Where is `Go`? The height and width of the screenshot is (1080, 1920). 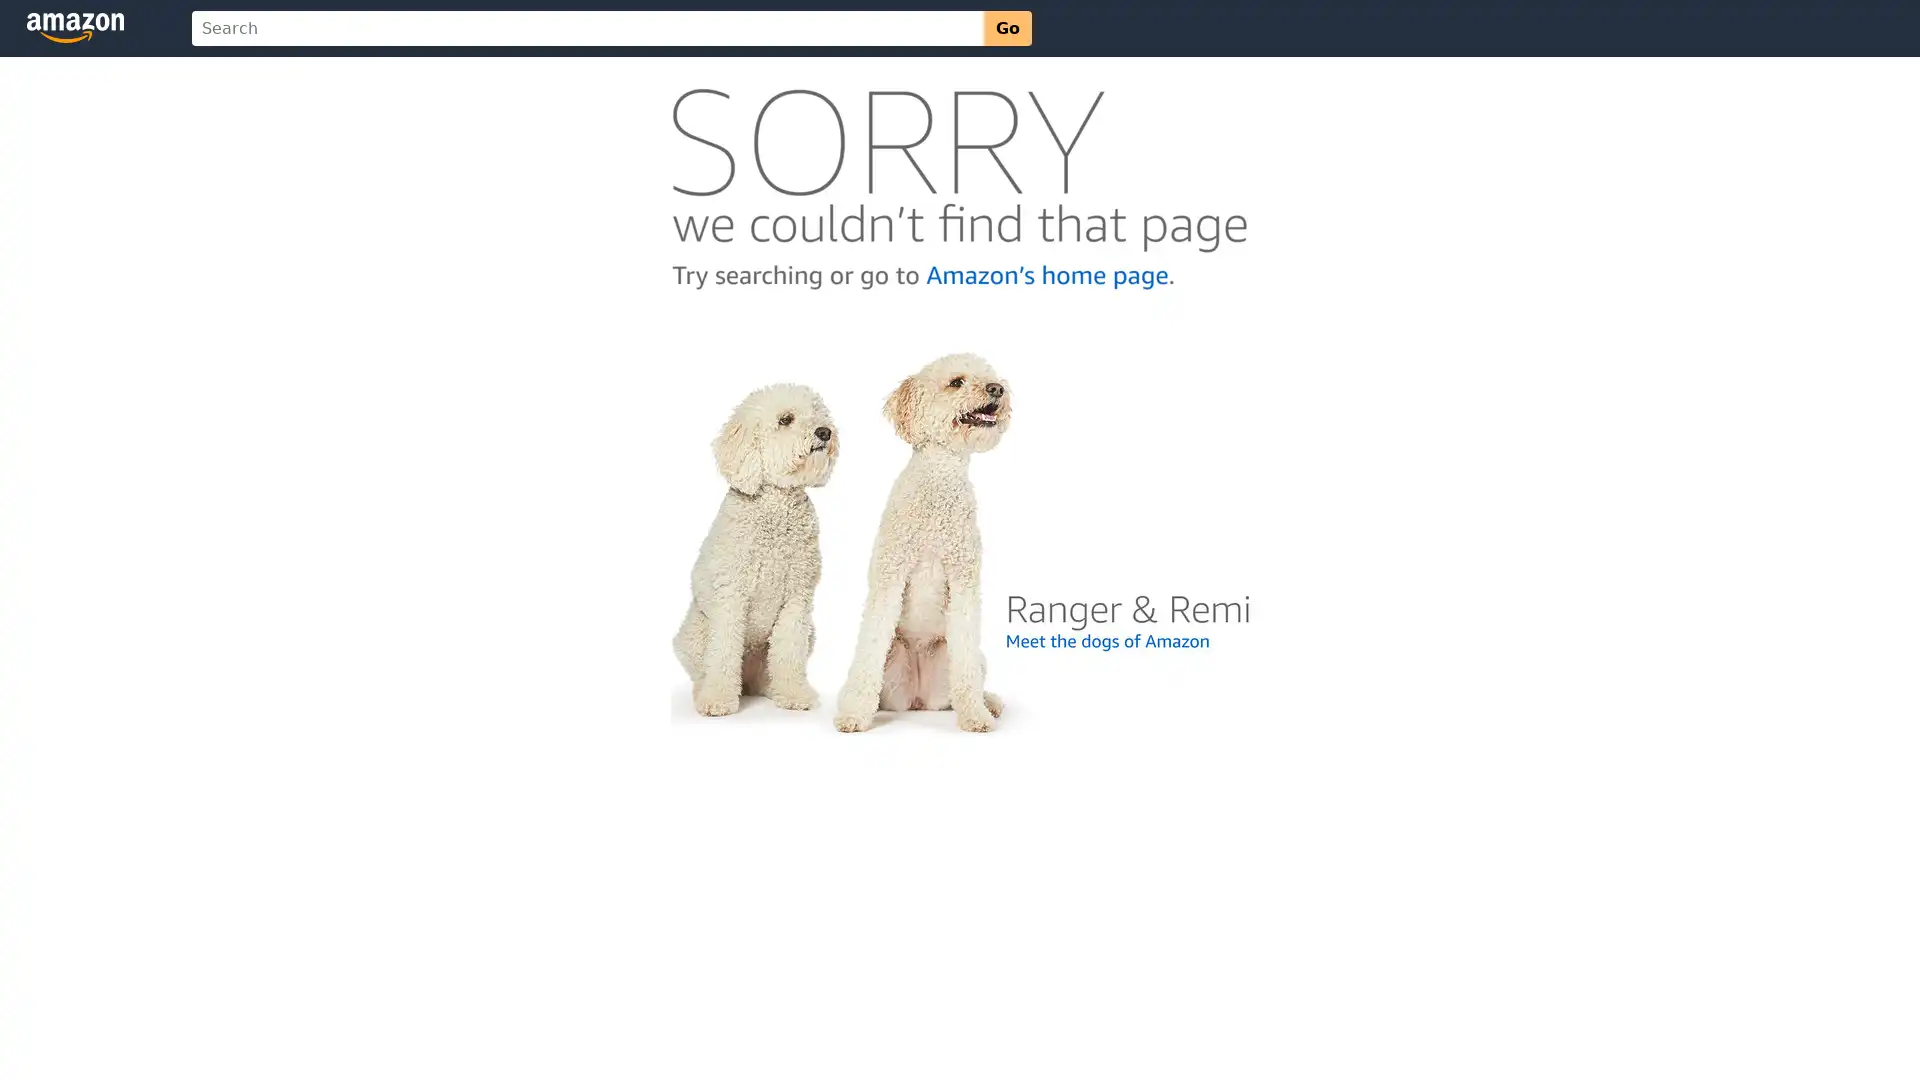 Go is located at coordinates (1008, 28).